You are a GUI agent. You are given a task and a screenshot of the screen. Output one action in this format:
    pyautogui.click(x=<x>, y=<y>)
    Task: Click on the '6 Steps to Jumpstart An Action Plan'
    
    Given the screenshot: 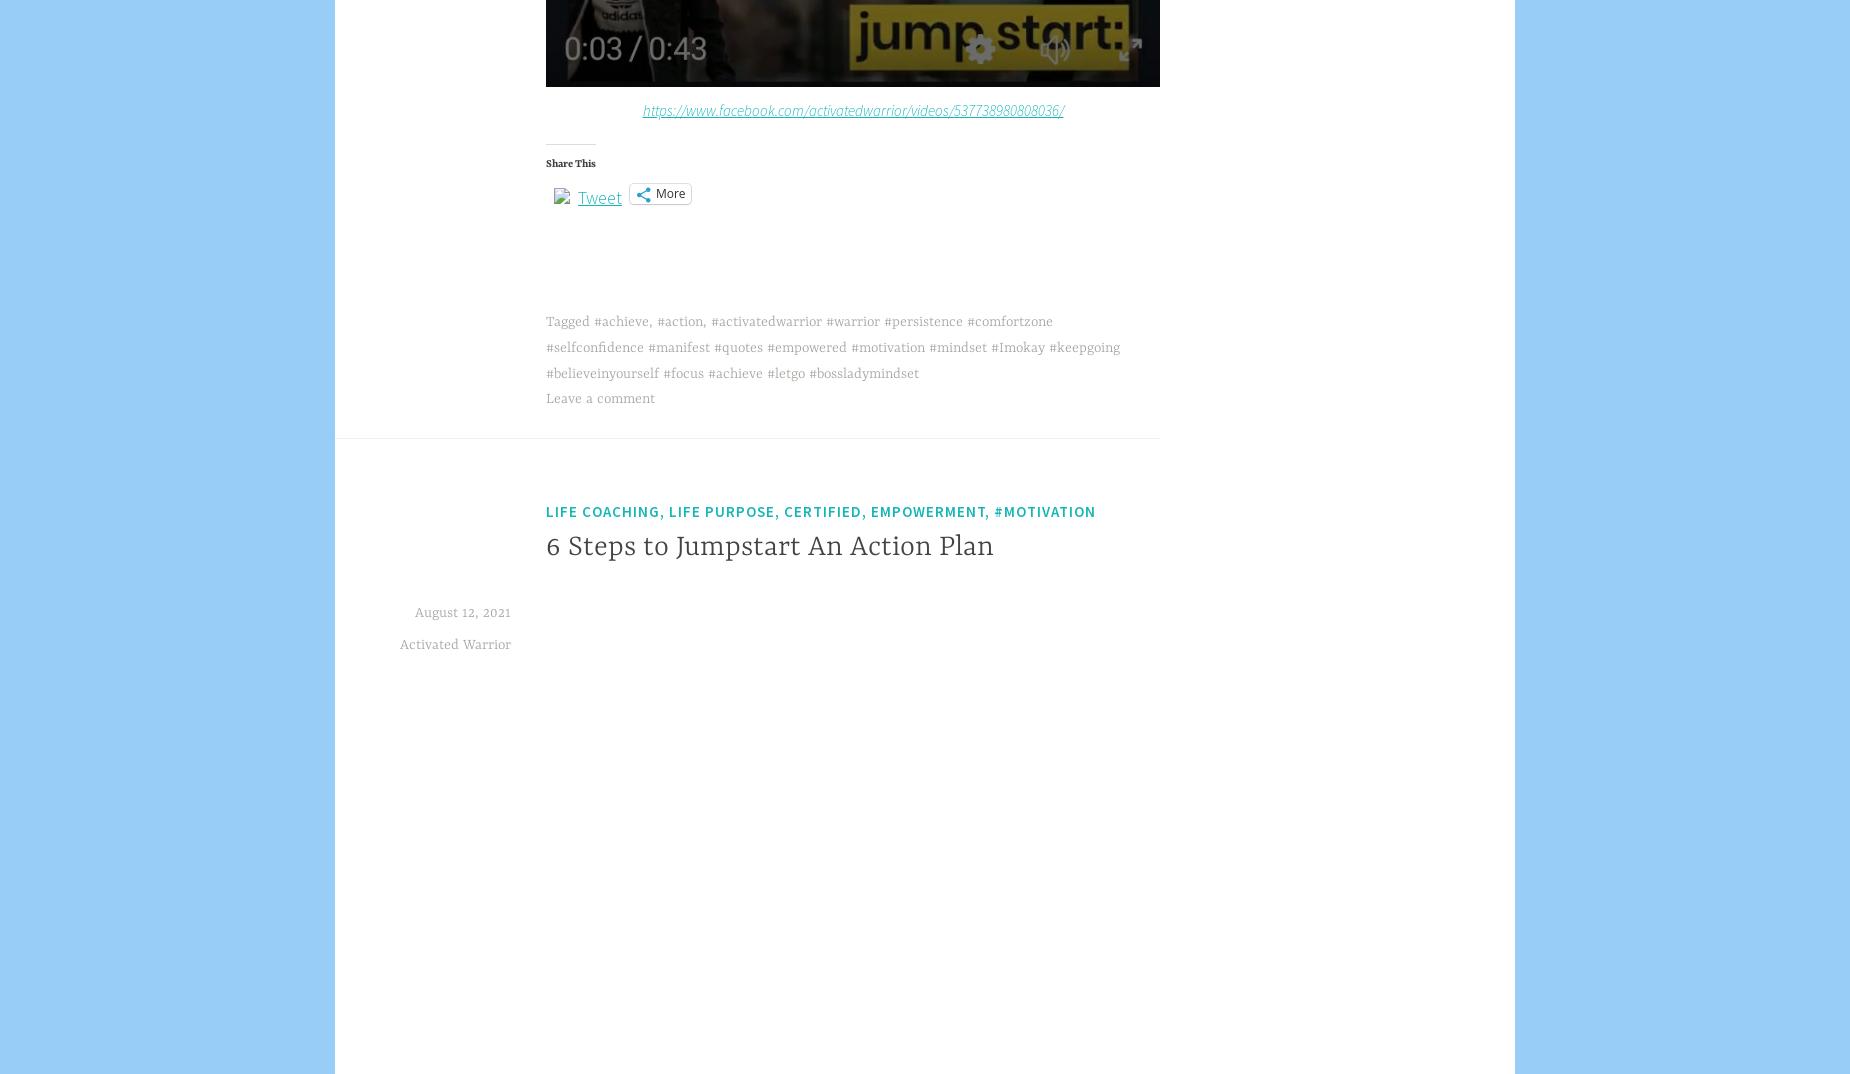 What is the action you would take?
    pyautogui.click(x=769, y=546)
    